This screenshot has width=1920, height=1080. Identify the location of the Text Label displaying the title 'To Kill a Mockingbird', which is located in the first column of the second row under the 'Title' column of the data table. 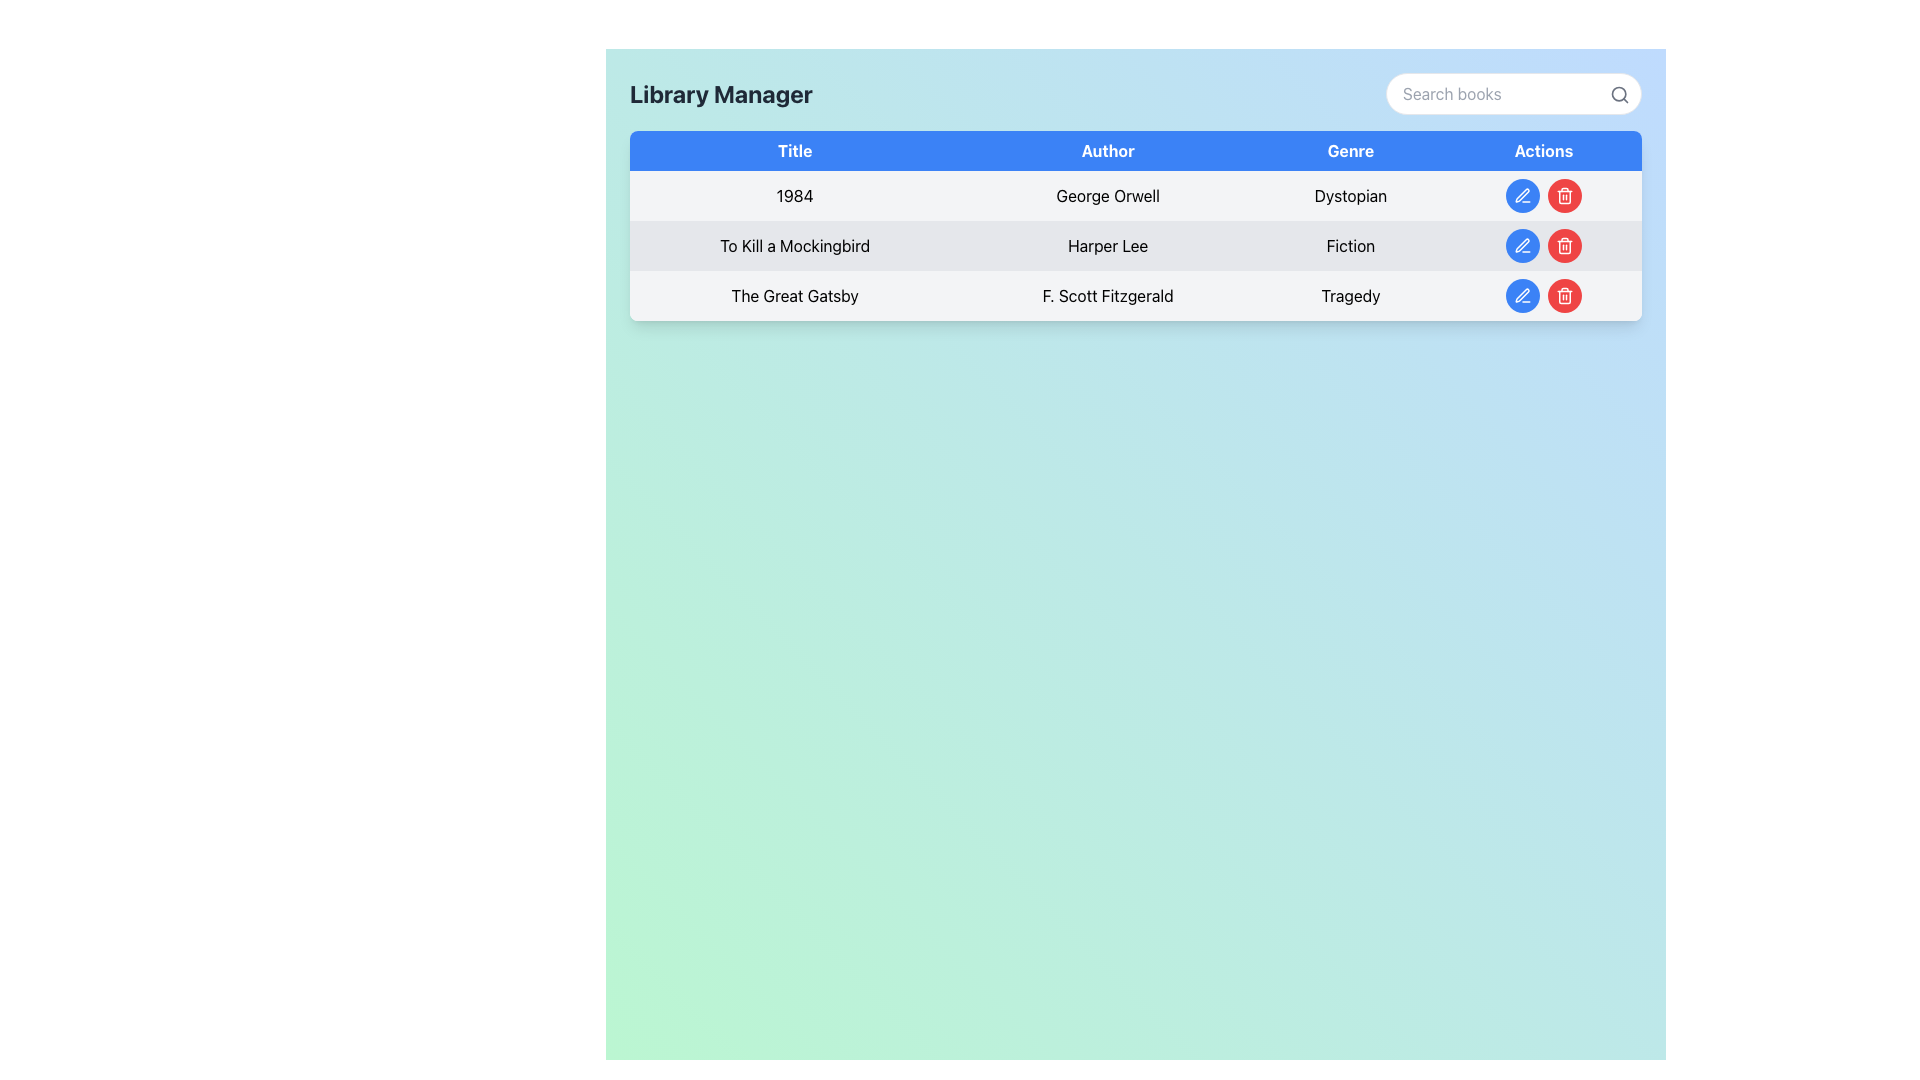
(794, 245).